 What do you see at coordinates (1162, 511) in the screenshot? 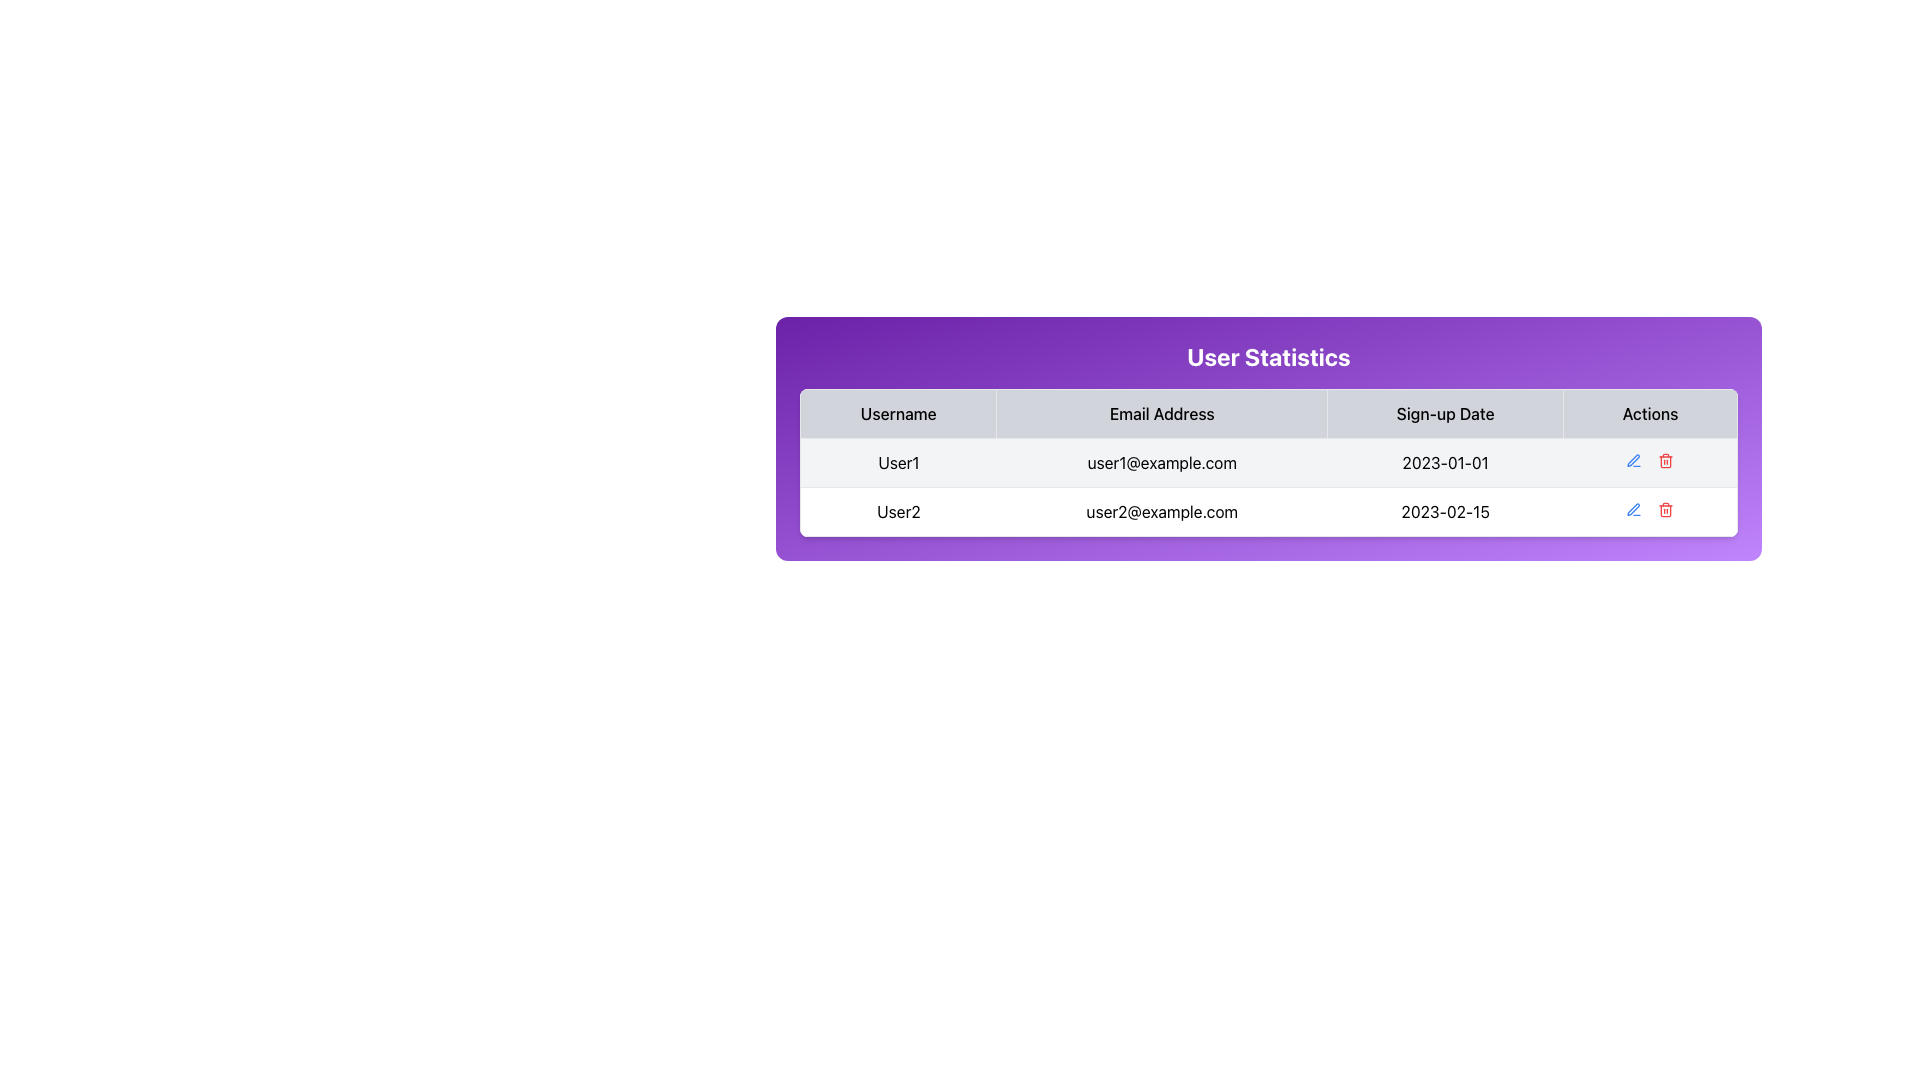
I see `the email address 'user2@example.com' displayed in black text on a white background, located in the second column of the second row of a data table` at bounding box center [1162, 511].